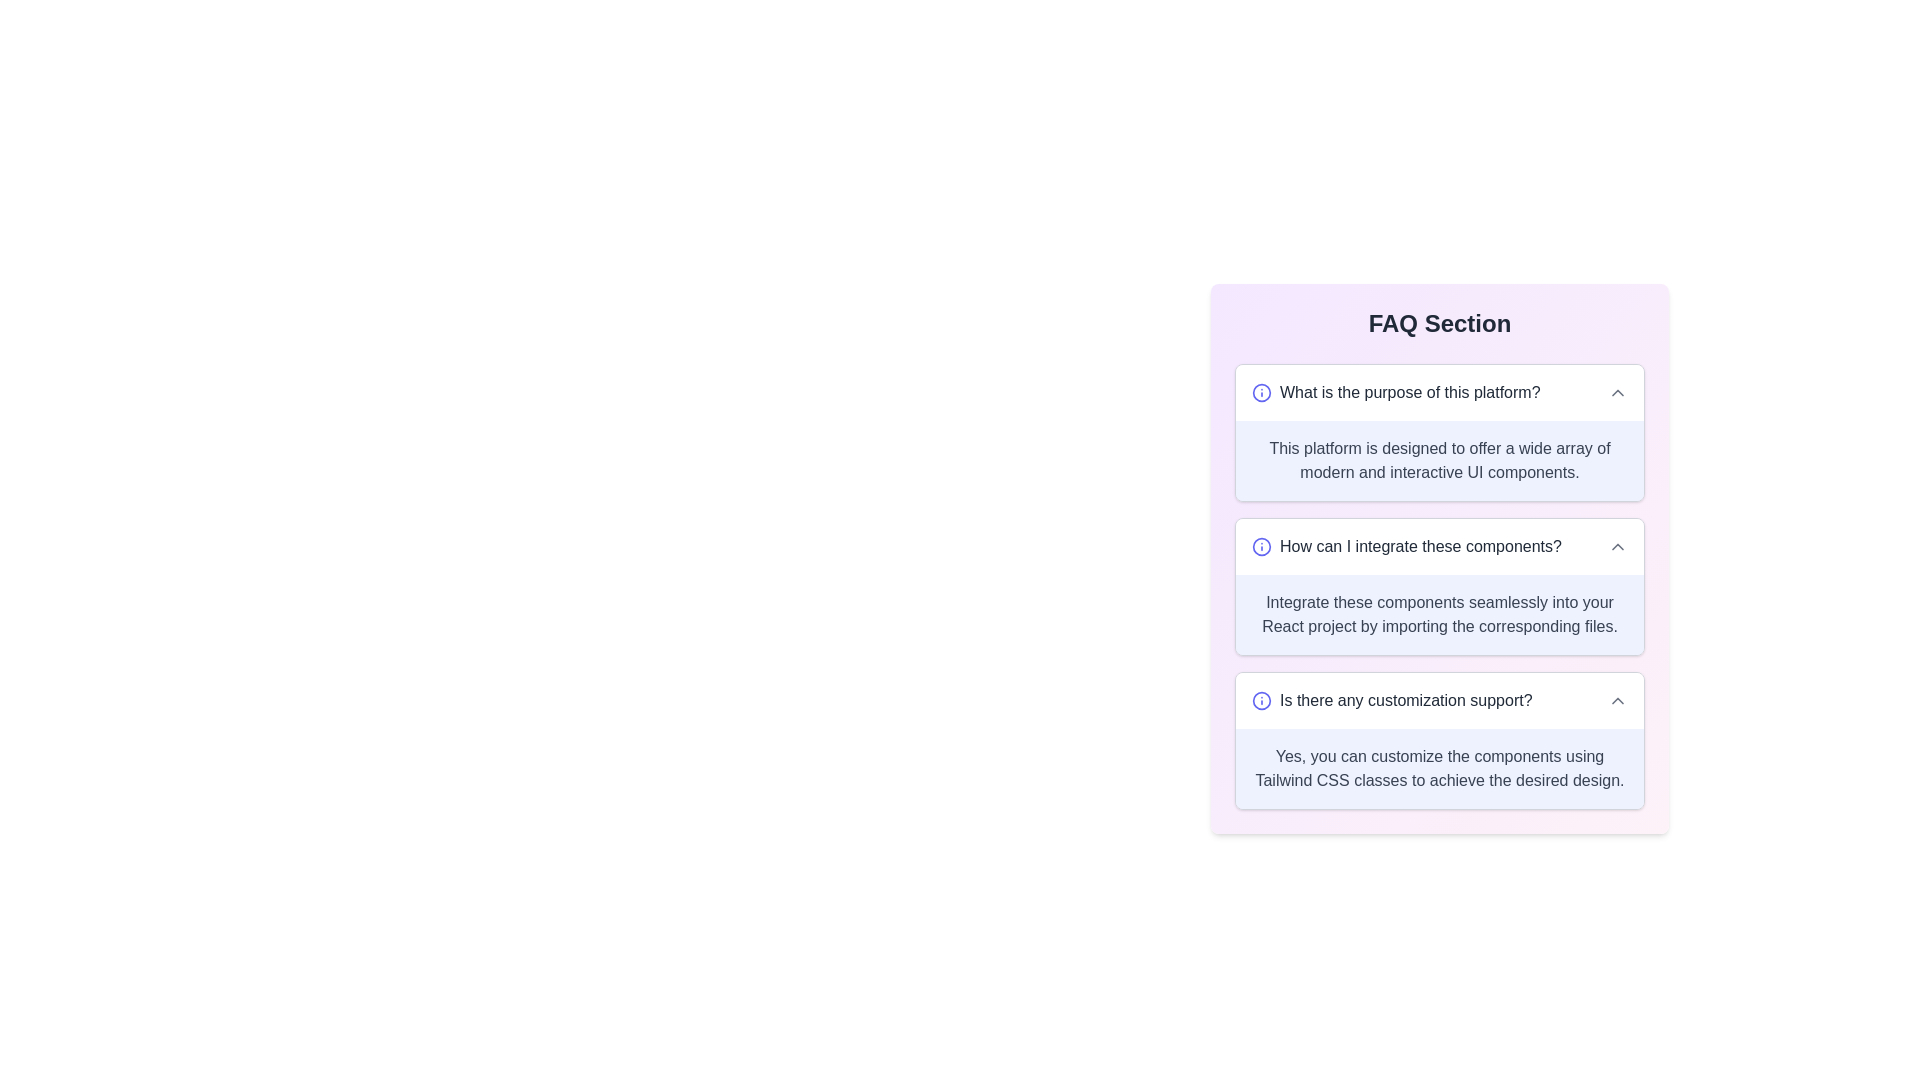  I want to click on the SVG Icon on the right side of the row containing the question 'How can I integrate these components?', so click(1617, 547).